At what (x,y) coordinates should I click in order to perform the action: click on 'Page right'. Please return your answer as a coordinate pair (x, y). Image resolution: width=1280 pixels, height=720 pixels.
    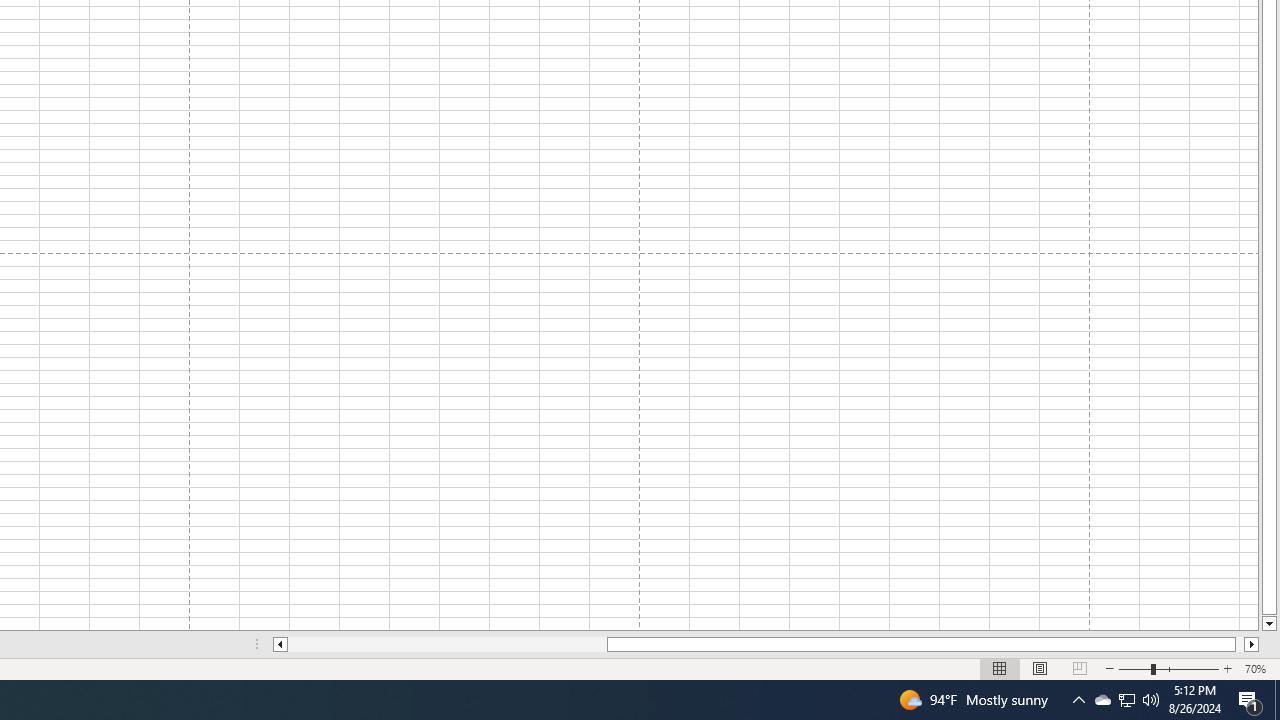
    Looking at the image, I should click on (1239, 644).